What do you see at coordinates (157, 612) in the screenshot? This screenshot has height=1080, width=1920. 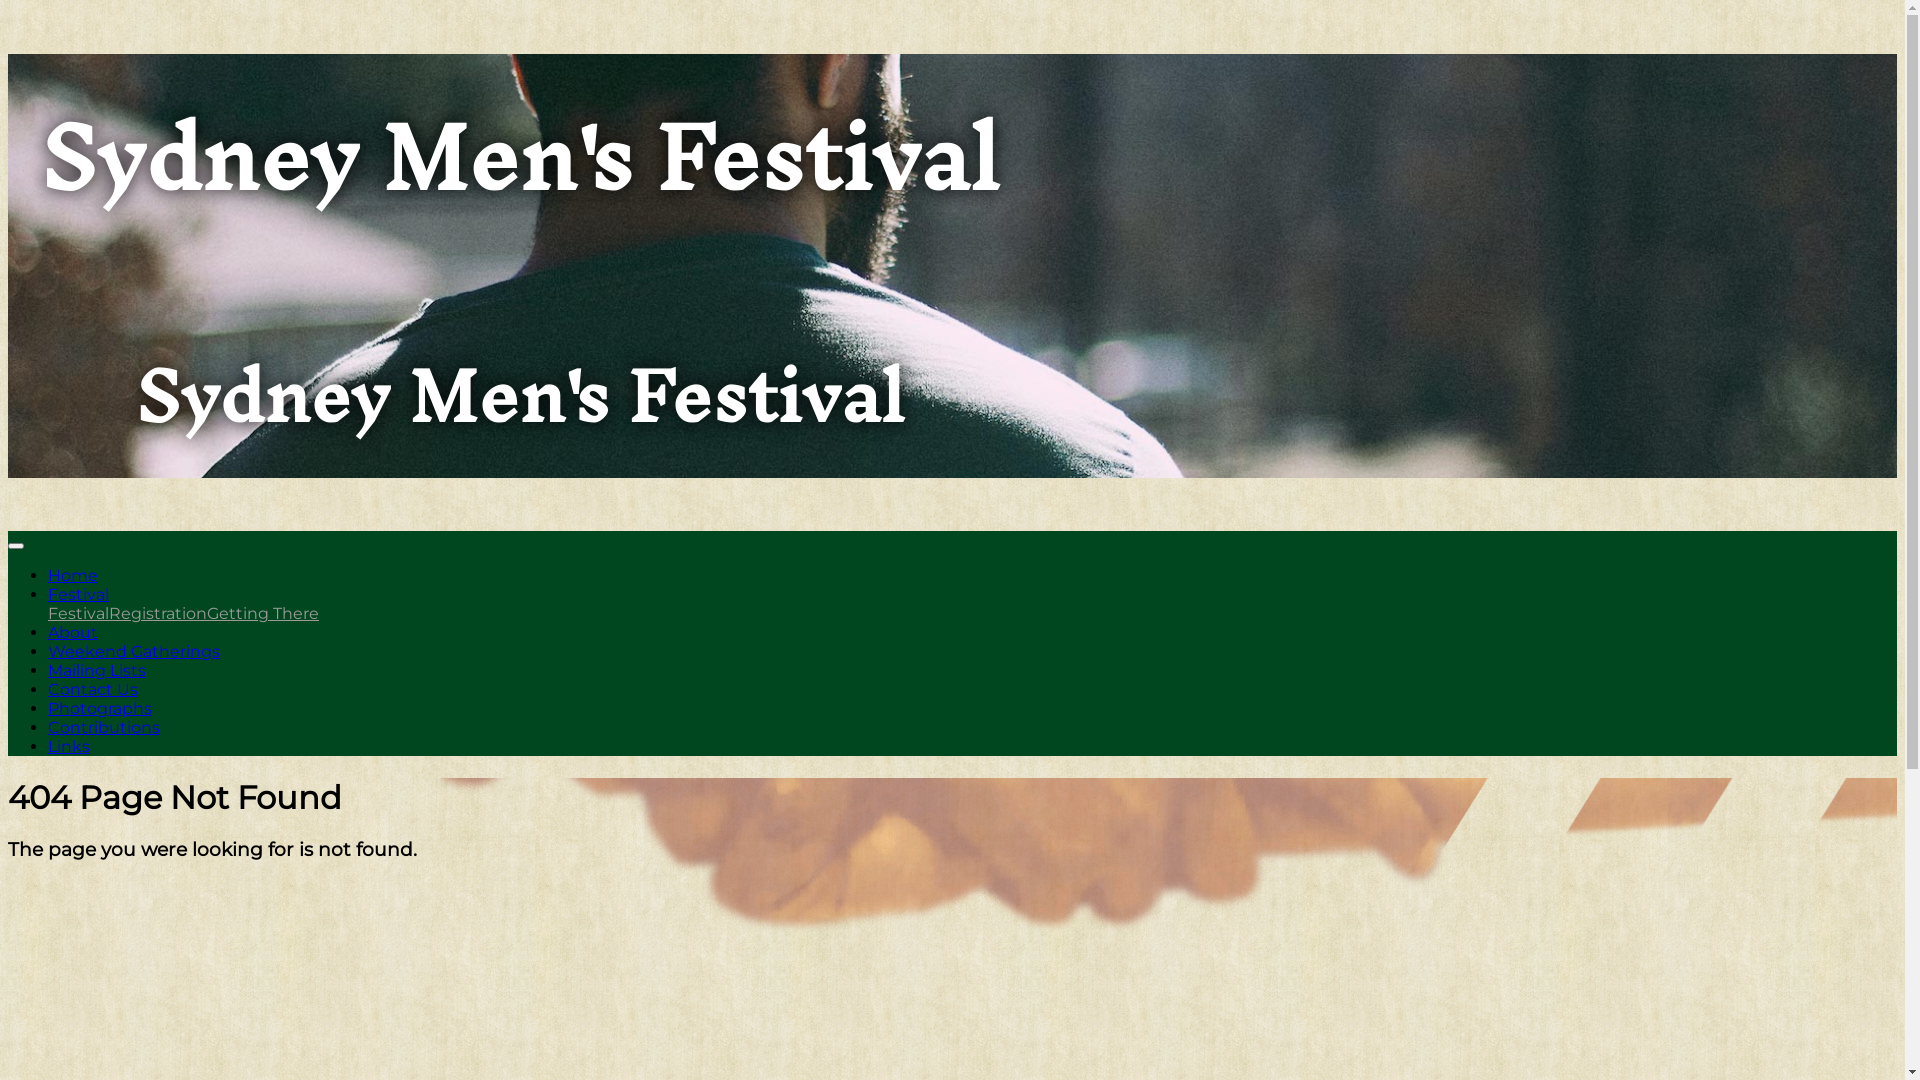 I see `'Registration'` at bounding box center [157, 612].